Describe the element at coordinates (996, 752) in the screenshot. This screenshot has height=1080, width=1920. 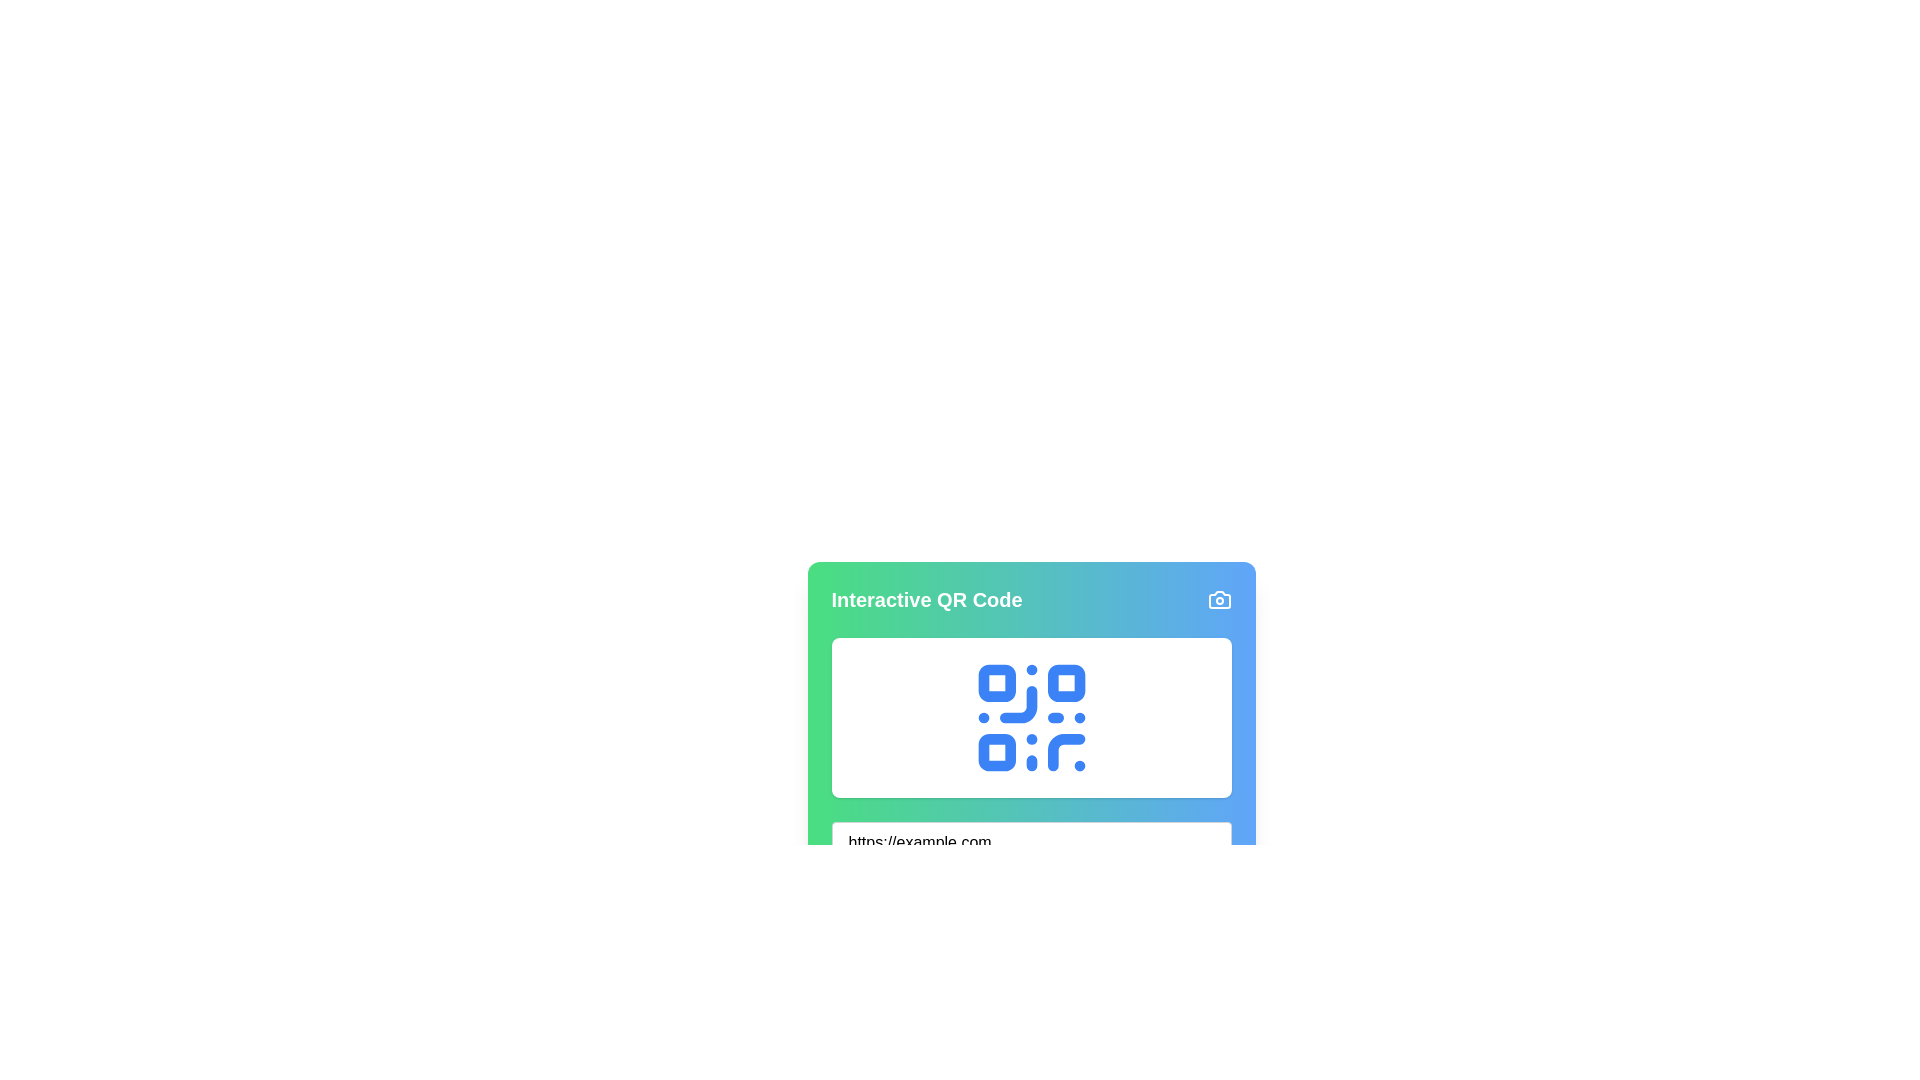
I see `the Decorative graphic element located in the bottom-left corner of the QR code, which is the third rectangular shape among its siblings` at that location.